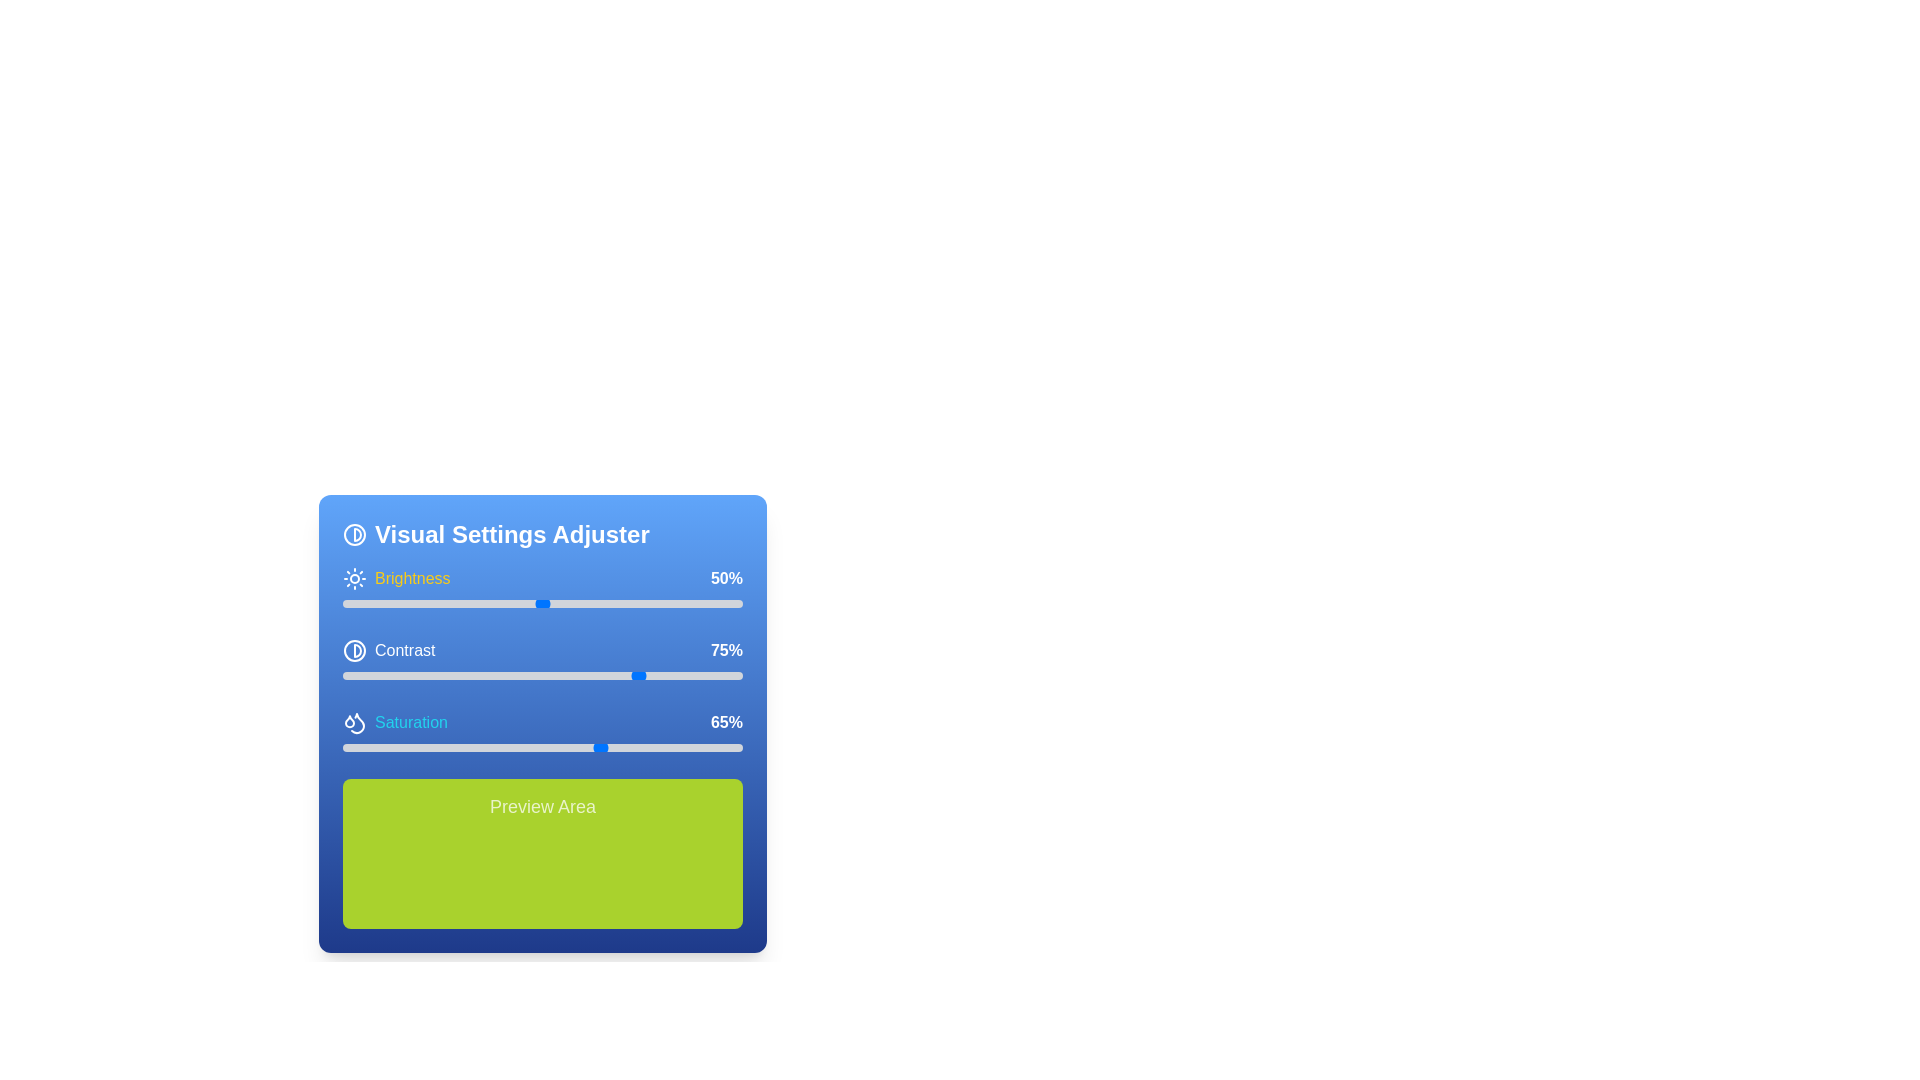 This screenshot has width=1920, height=1080. Describe the element at coordinates (474, 748) in the screenshot. I see `saturation` at that location.